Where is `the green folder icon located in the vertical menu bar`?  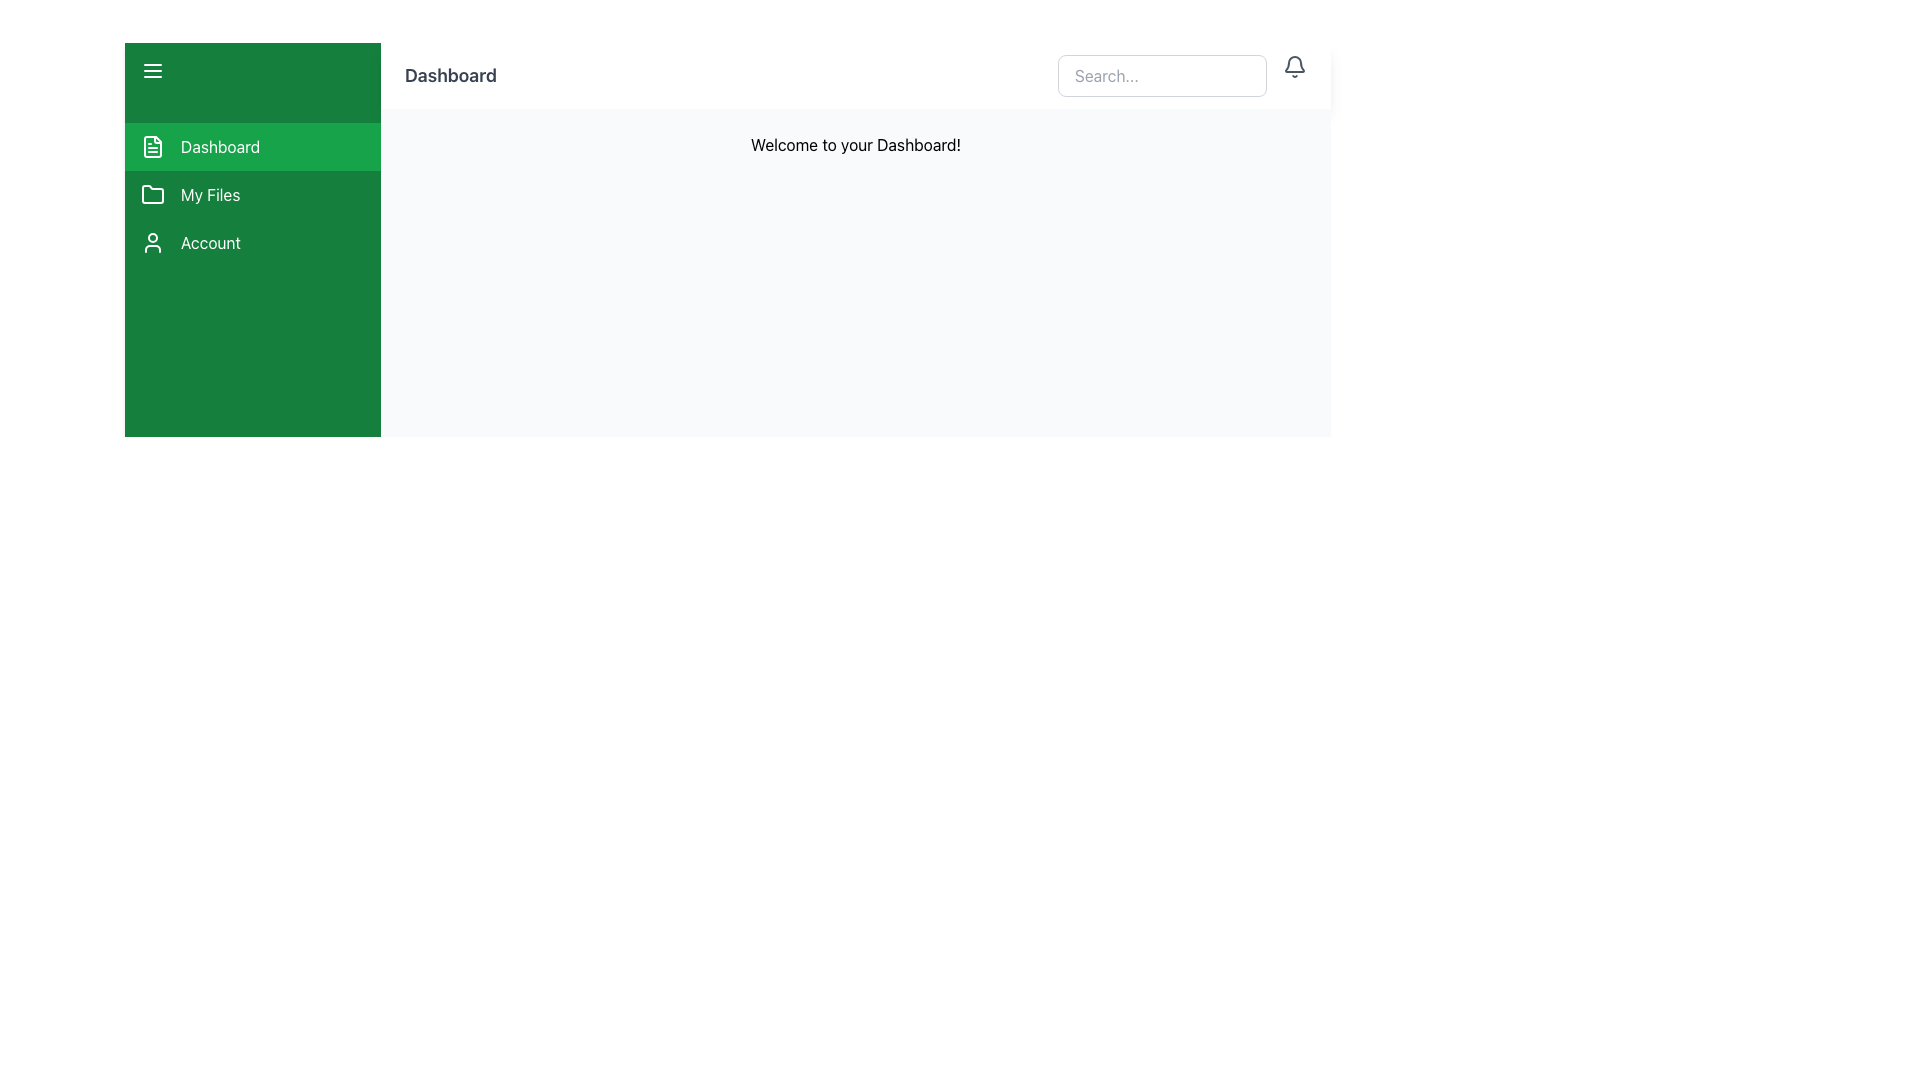 the green folder icon located in the vertical menu bar is located at coordinates (152, 194).